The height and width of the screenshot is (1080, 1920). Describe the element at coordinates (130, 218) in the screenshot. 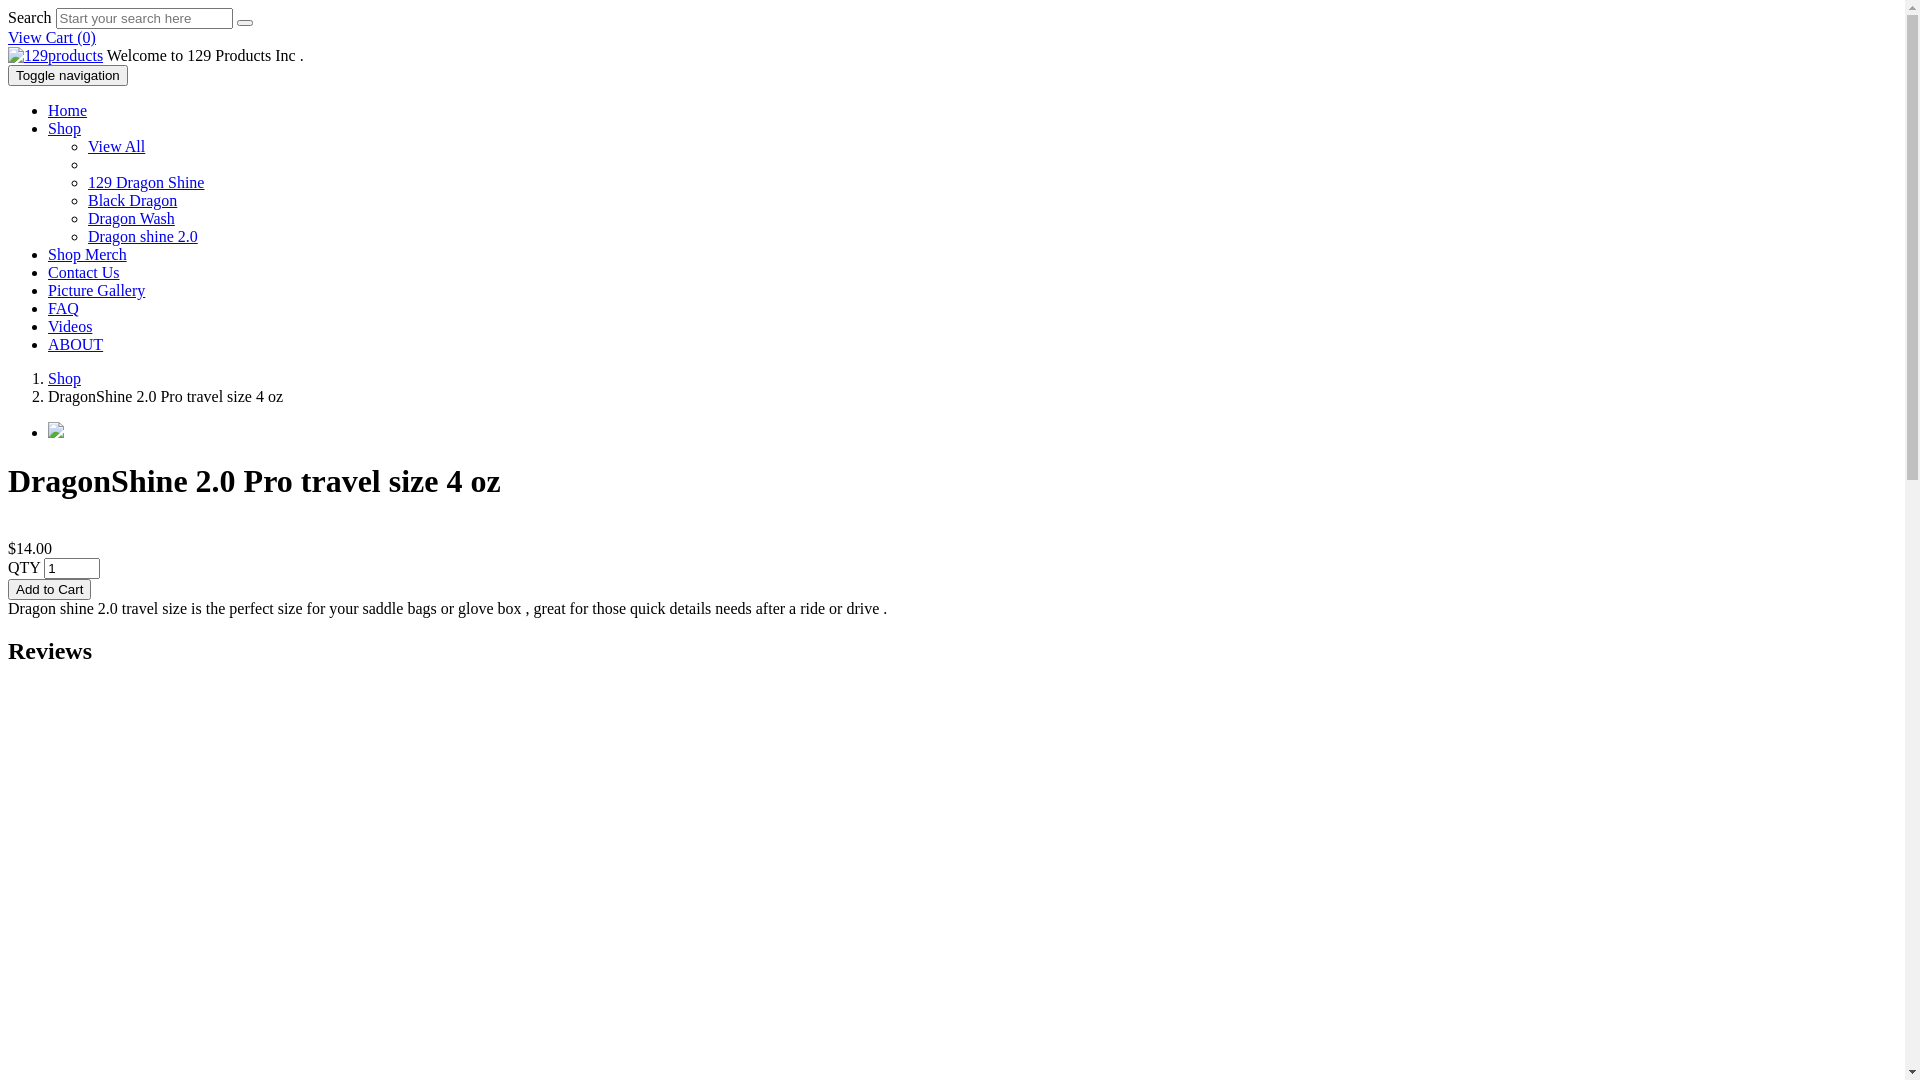

I see `'Dragon Wash'` at that location.